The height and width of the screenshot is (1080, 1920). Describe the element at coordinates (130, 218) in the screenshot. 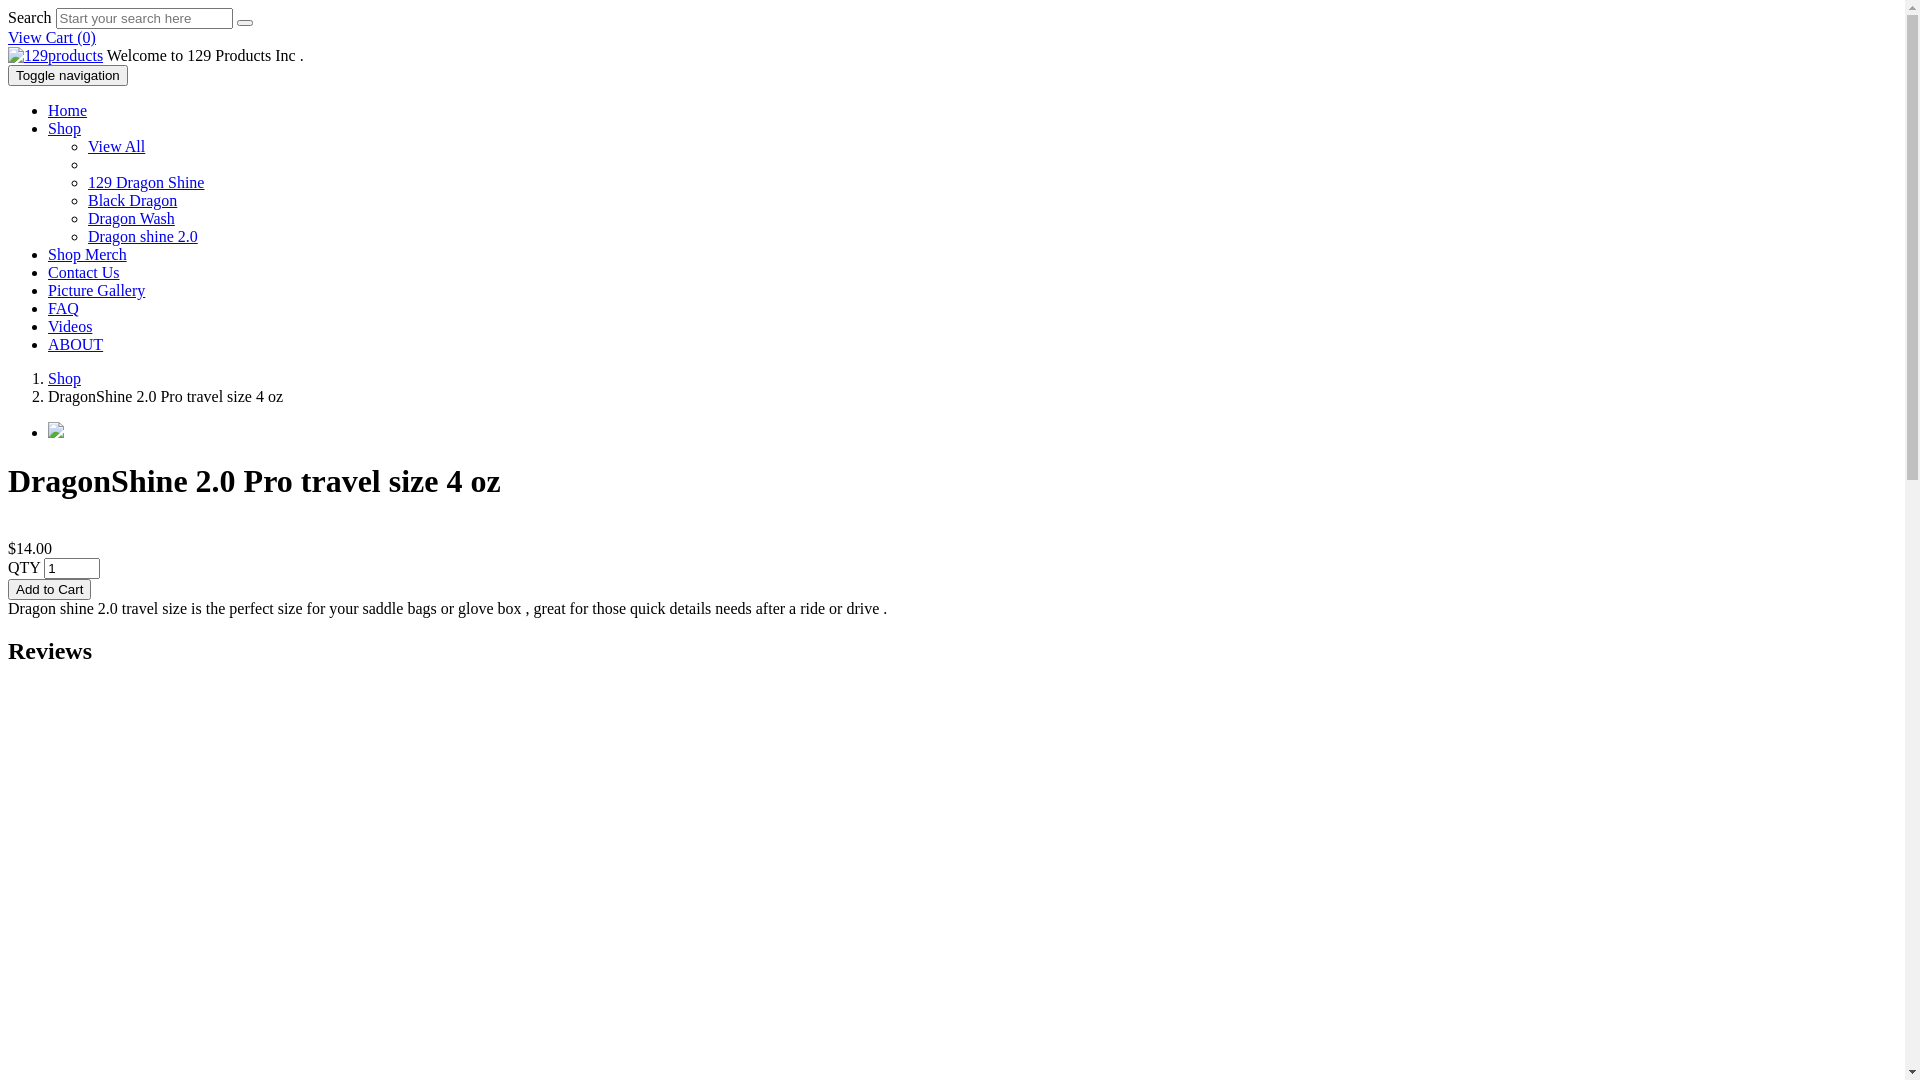

I see `'Dragon Wash'` at that location.